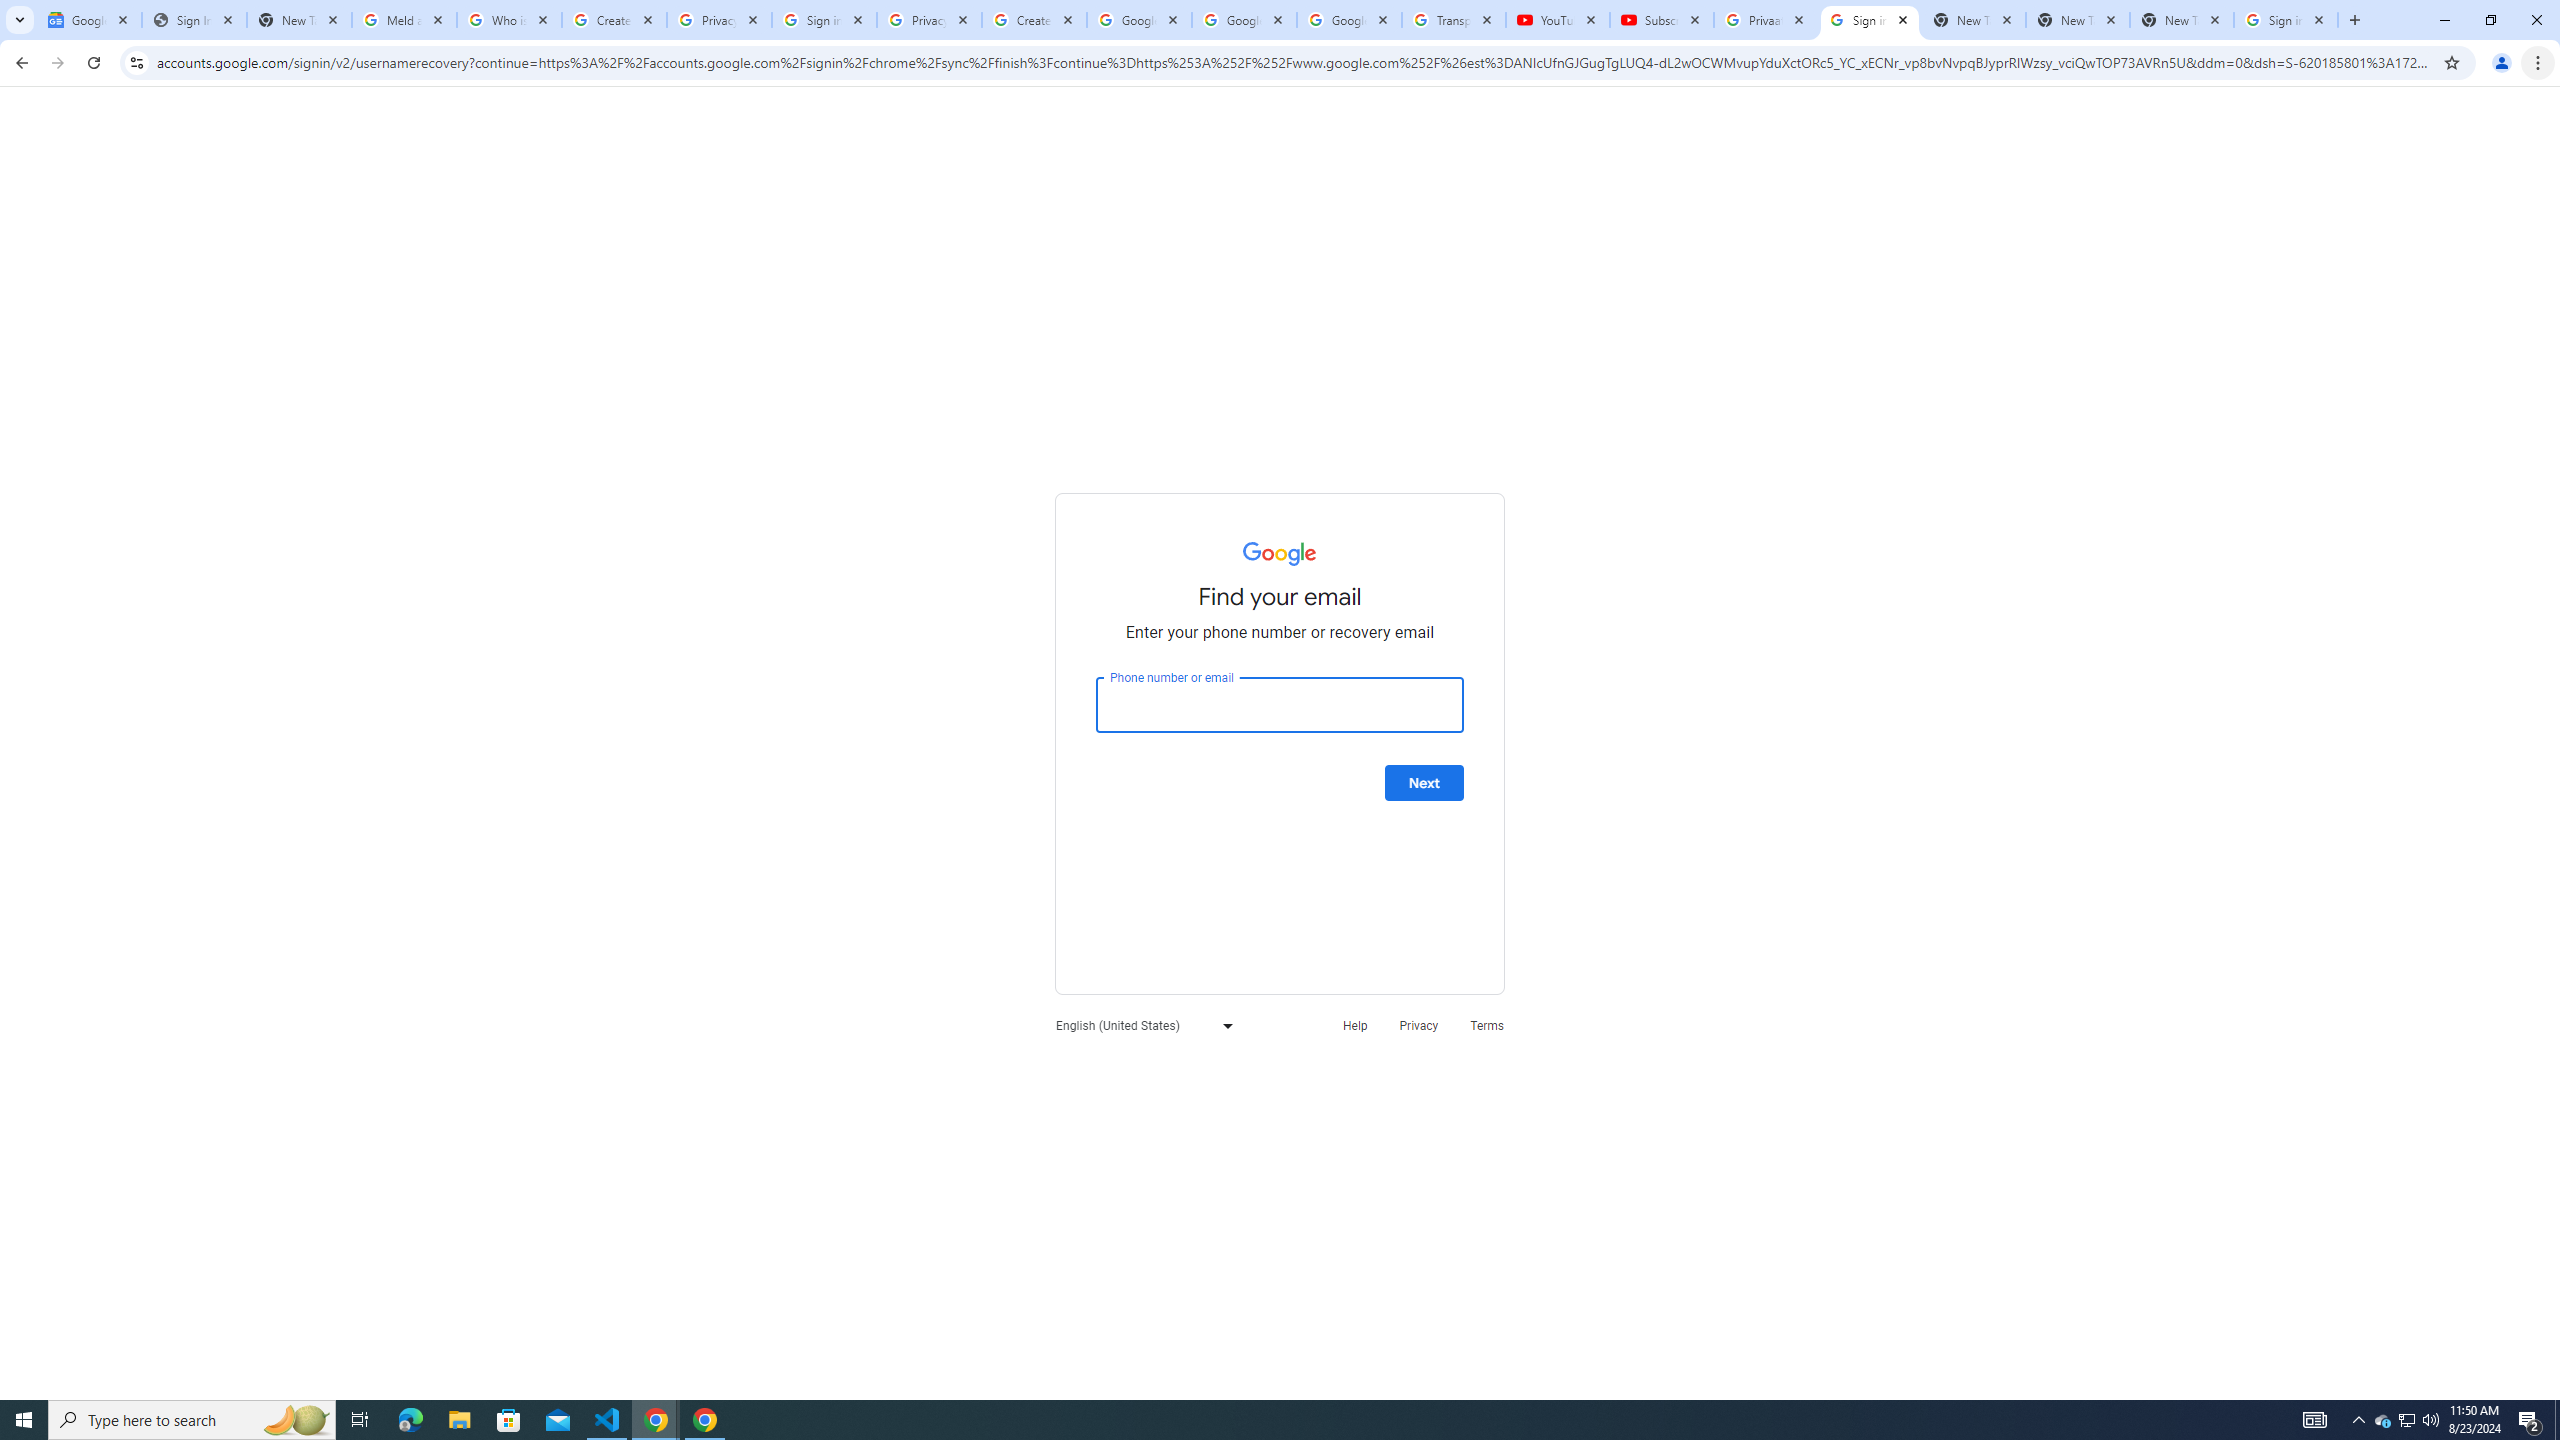 The height and width of the screenshot is (1440, 2560). Describe the element at coordinates (2502, 62) in the screenshot. I see `'You'` at that location.